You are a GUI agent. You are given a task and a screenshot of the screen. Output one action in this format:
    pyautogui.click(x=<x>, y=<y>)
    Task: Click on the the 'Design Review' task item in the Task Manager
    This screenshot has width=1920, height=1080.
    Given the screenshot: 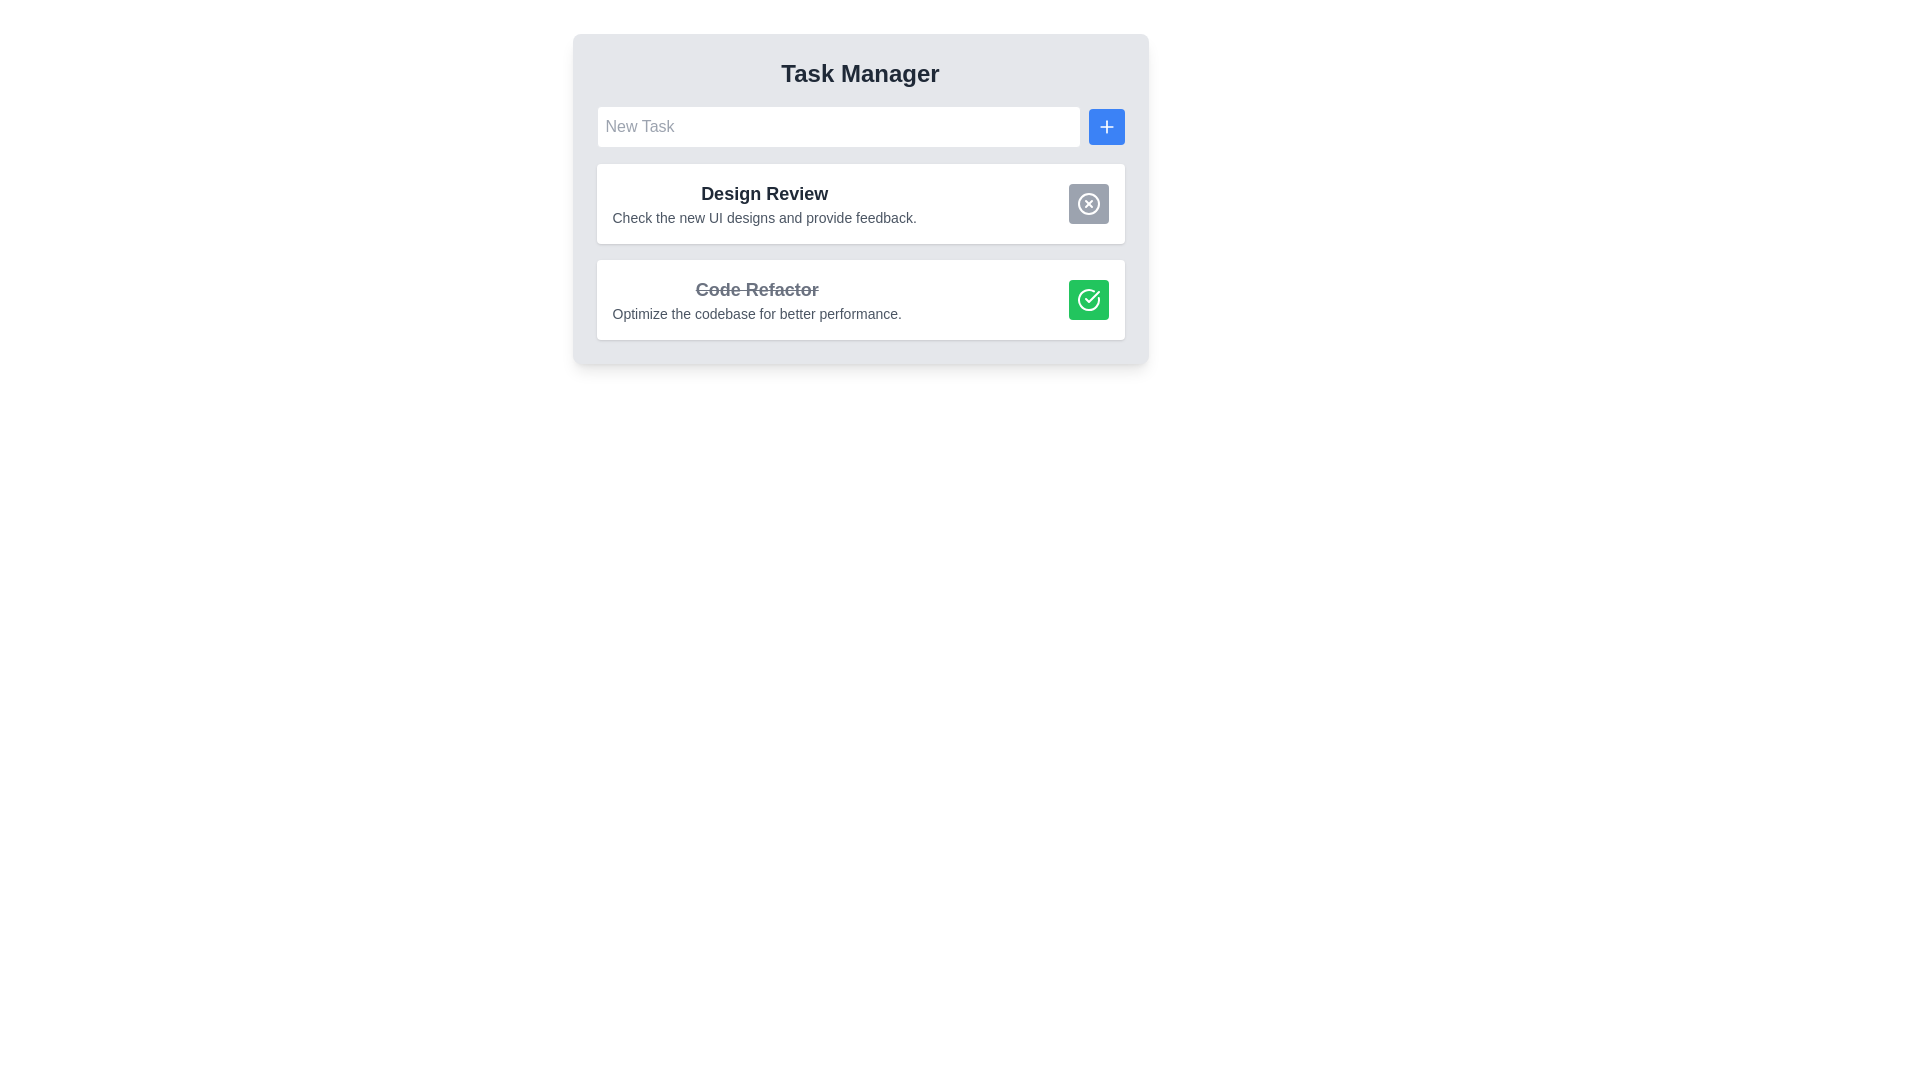 What is the action you would take?
    pyautogui.click(x=860, y=204)
    